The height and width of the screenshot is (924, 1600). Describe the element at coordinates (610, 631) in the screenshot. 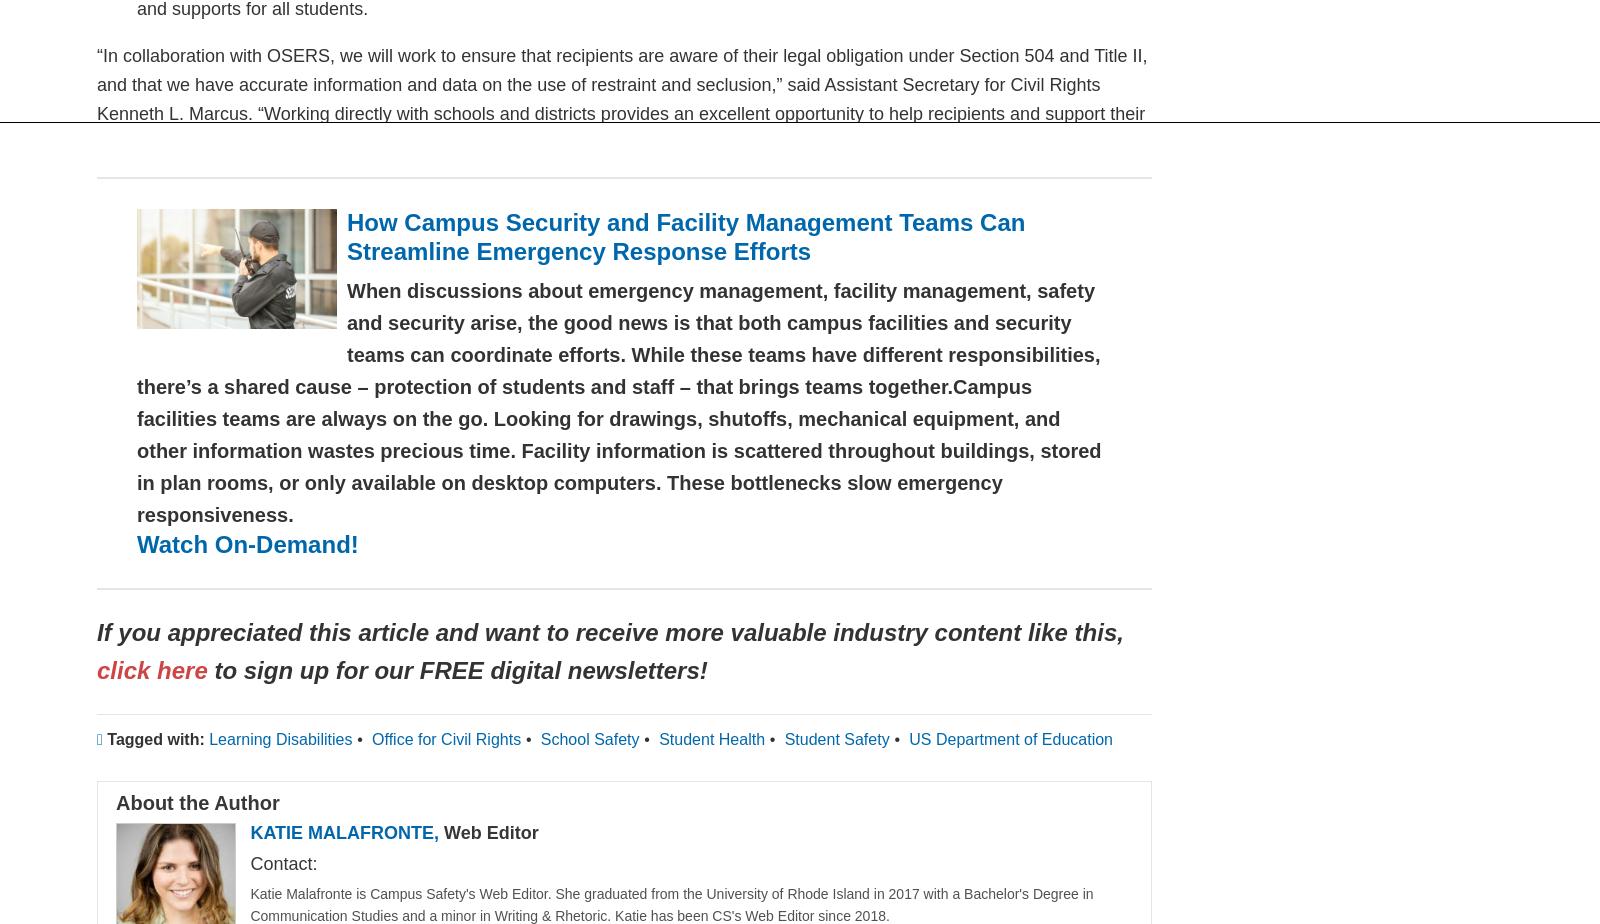

I see `'If you appreciated this article and want to receive more valuable industry content like this,'` at that location.